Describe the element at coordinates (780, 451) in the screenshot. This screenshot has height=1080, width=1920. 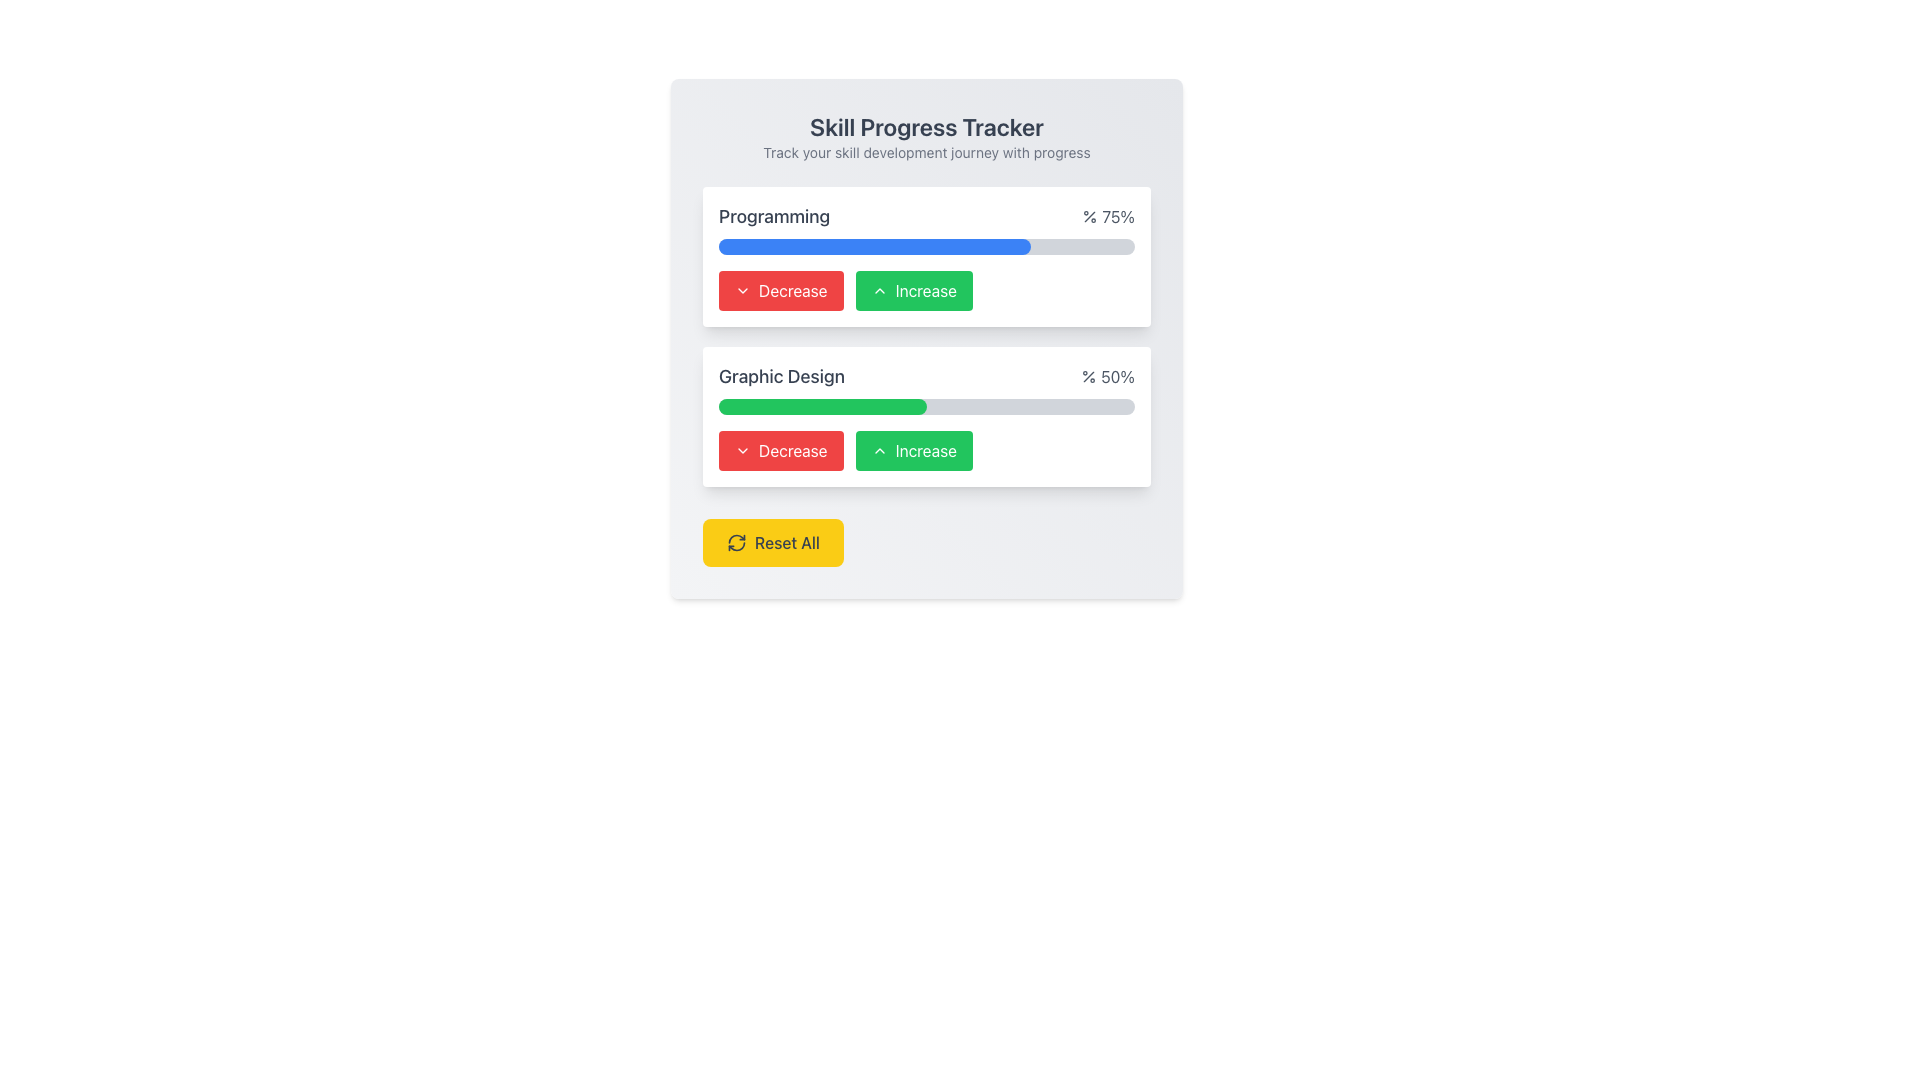
I see `the red 'Decrease' button with rounded corners, which has a white chevron icon and is located under the 'Programming' label` at that location.